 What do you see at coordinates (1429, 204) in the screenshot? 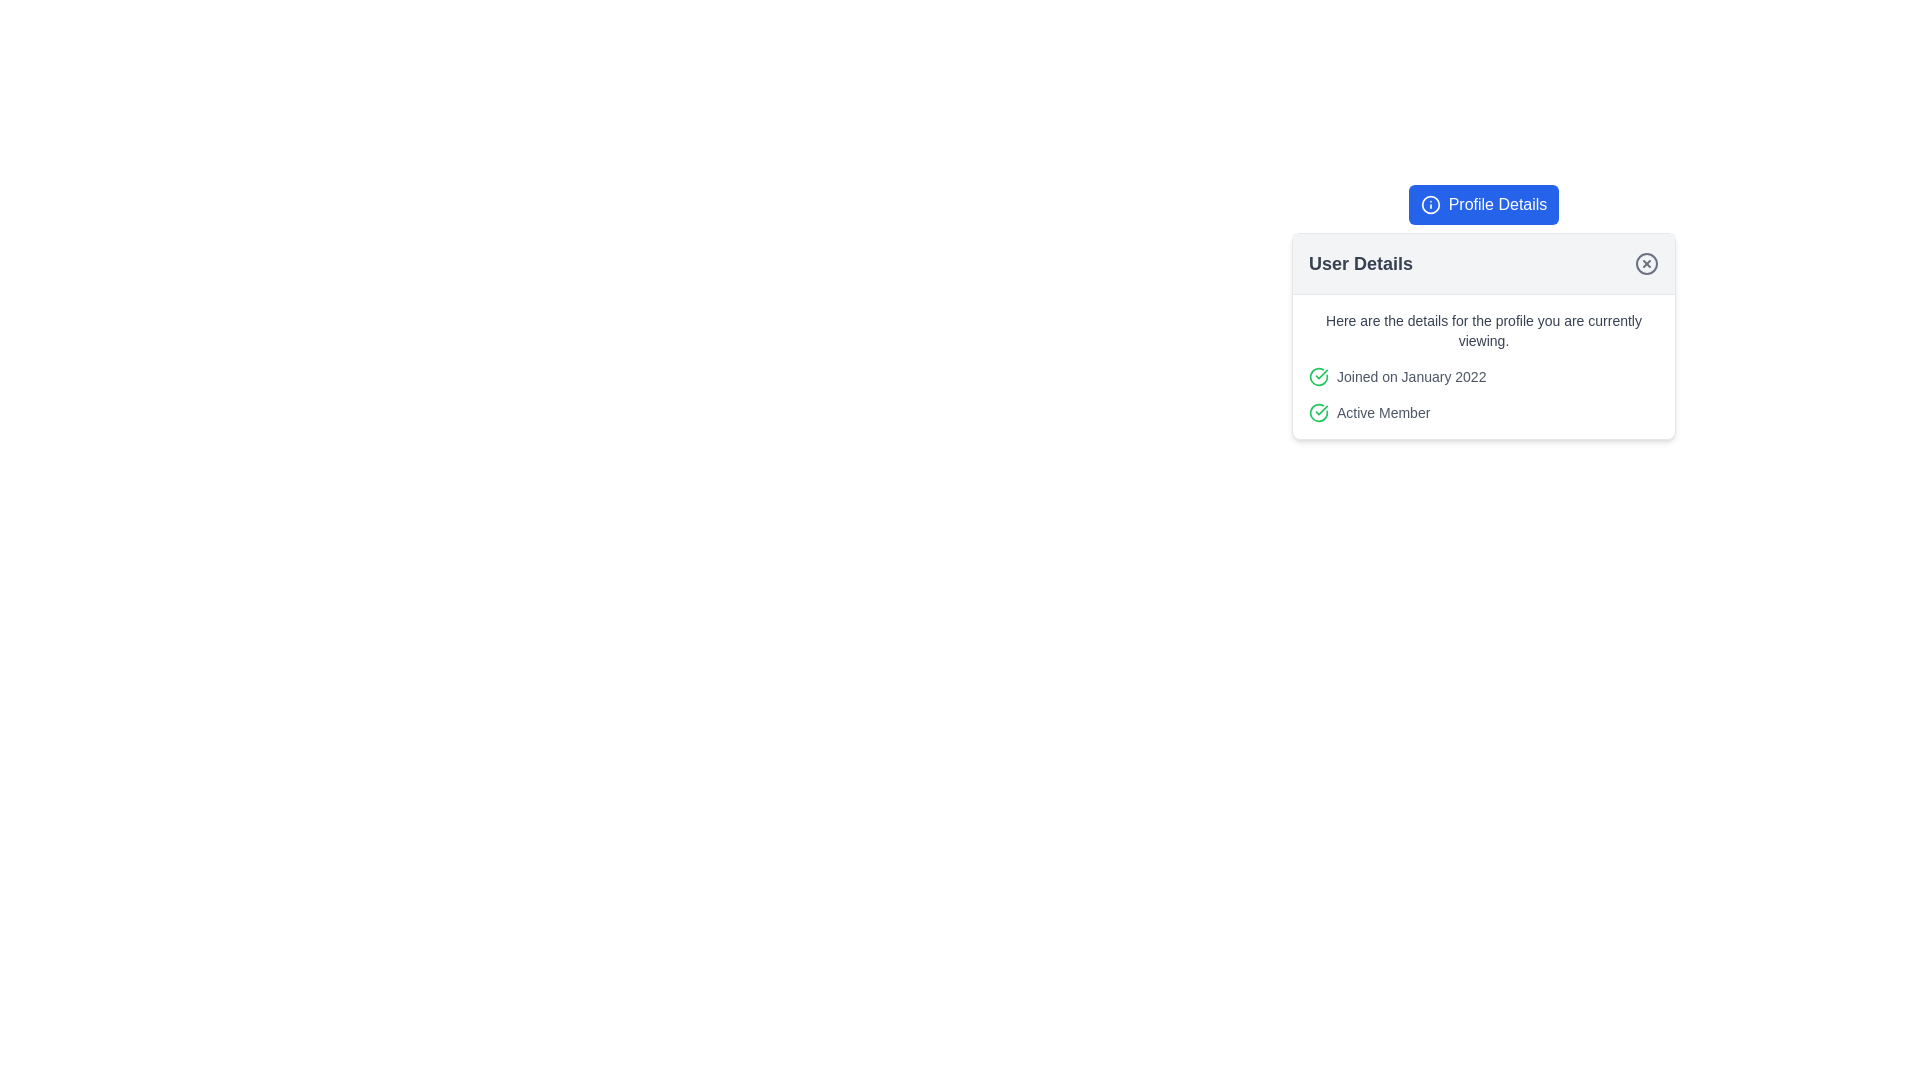
I see `the graphical icon located at the left side of the 'Profile Details' button` at bounding box center [1429, 204].